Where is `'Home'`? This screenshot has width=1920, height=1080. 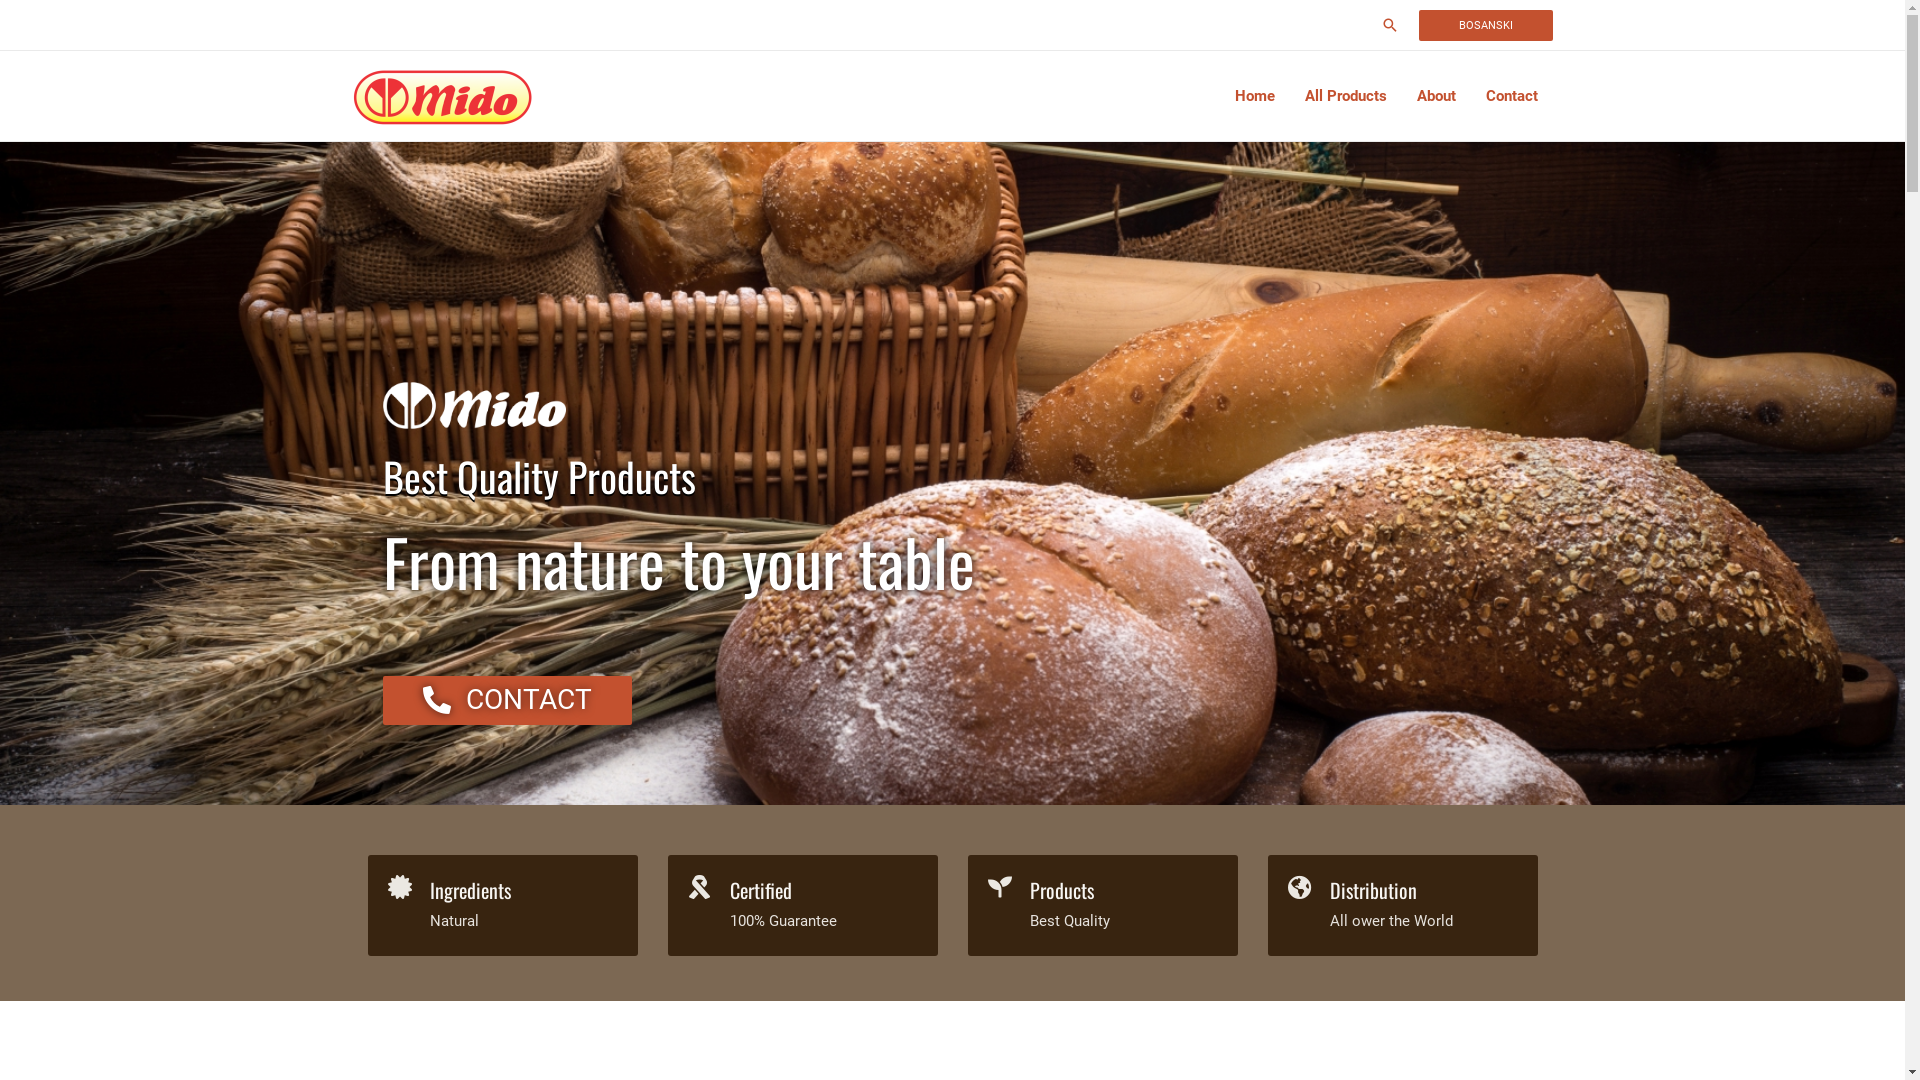
'Home' is located at coordinates (1253, 96).